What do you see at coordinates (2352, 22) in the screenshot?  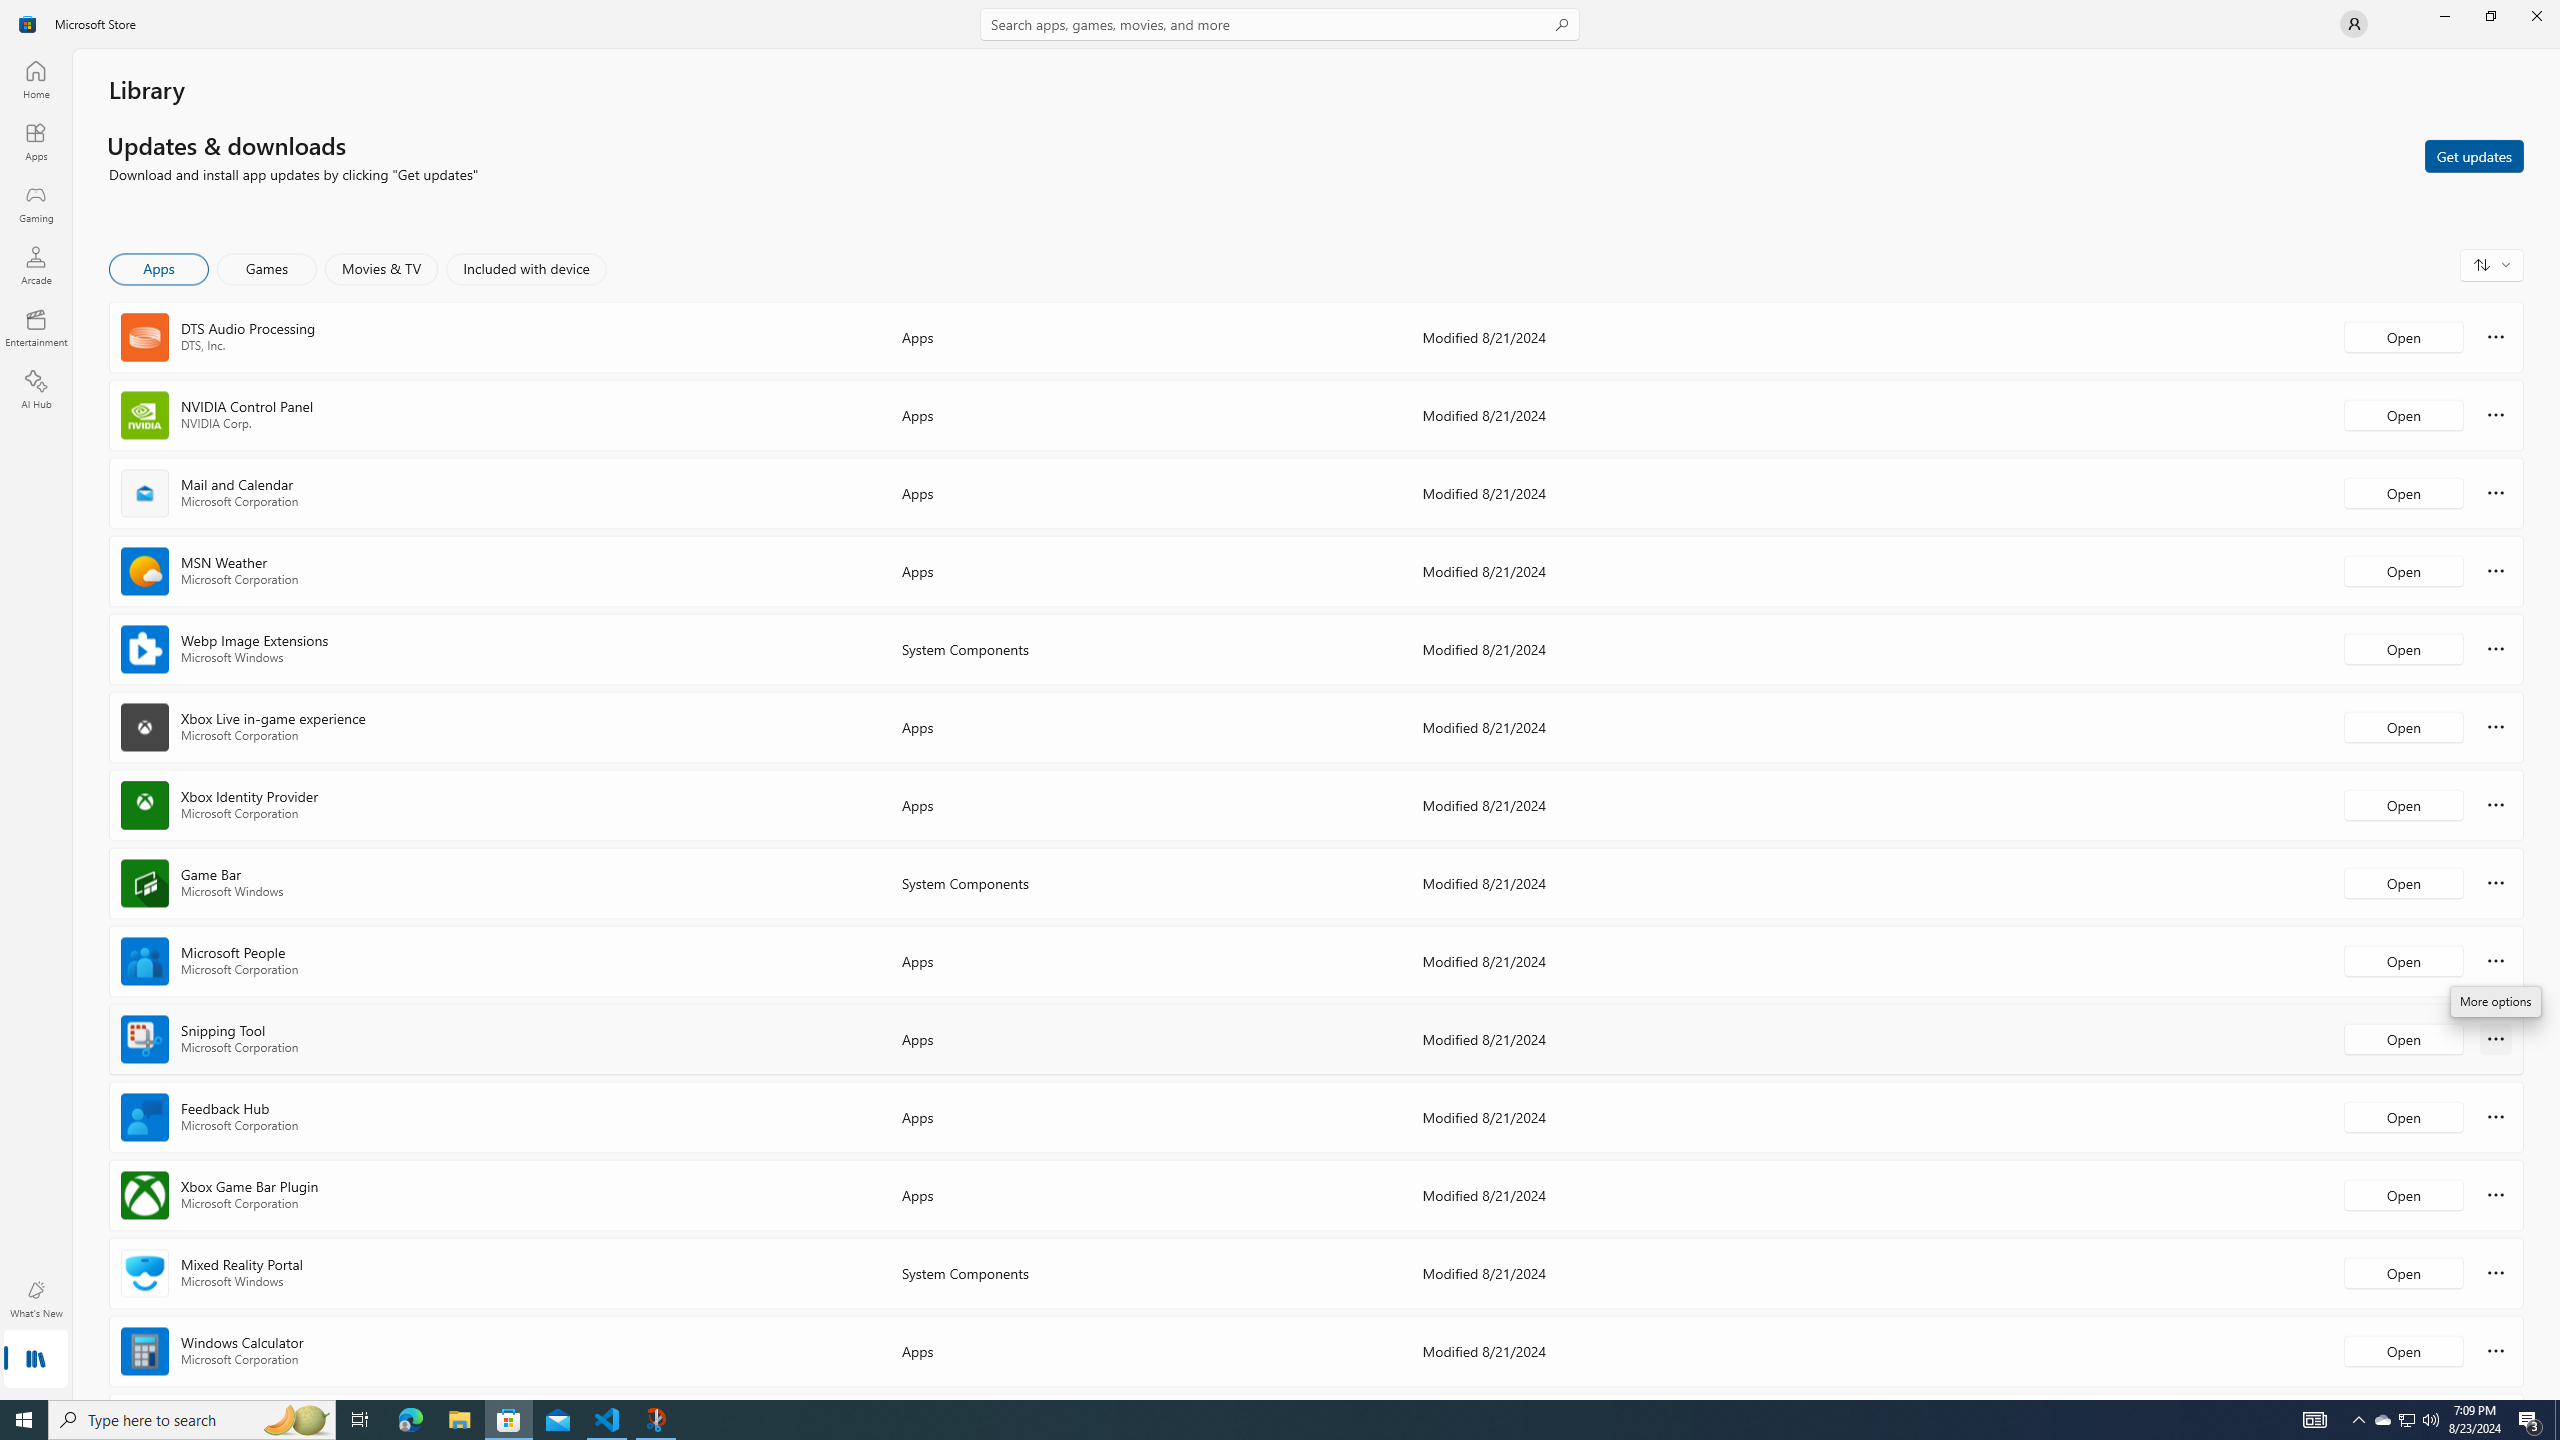 I see `'User profile'` at bounding box center [2352, 22].